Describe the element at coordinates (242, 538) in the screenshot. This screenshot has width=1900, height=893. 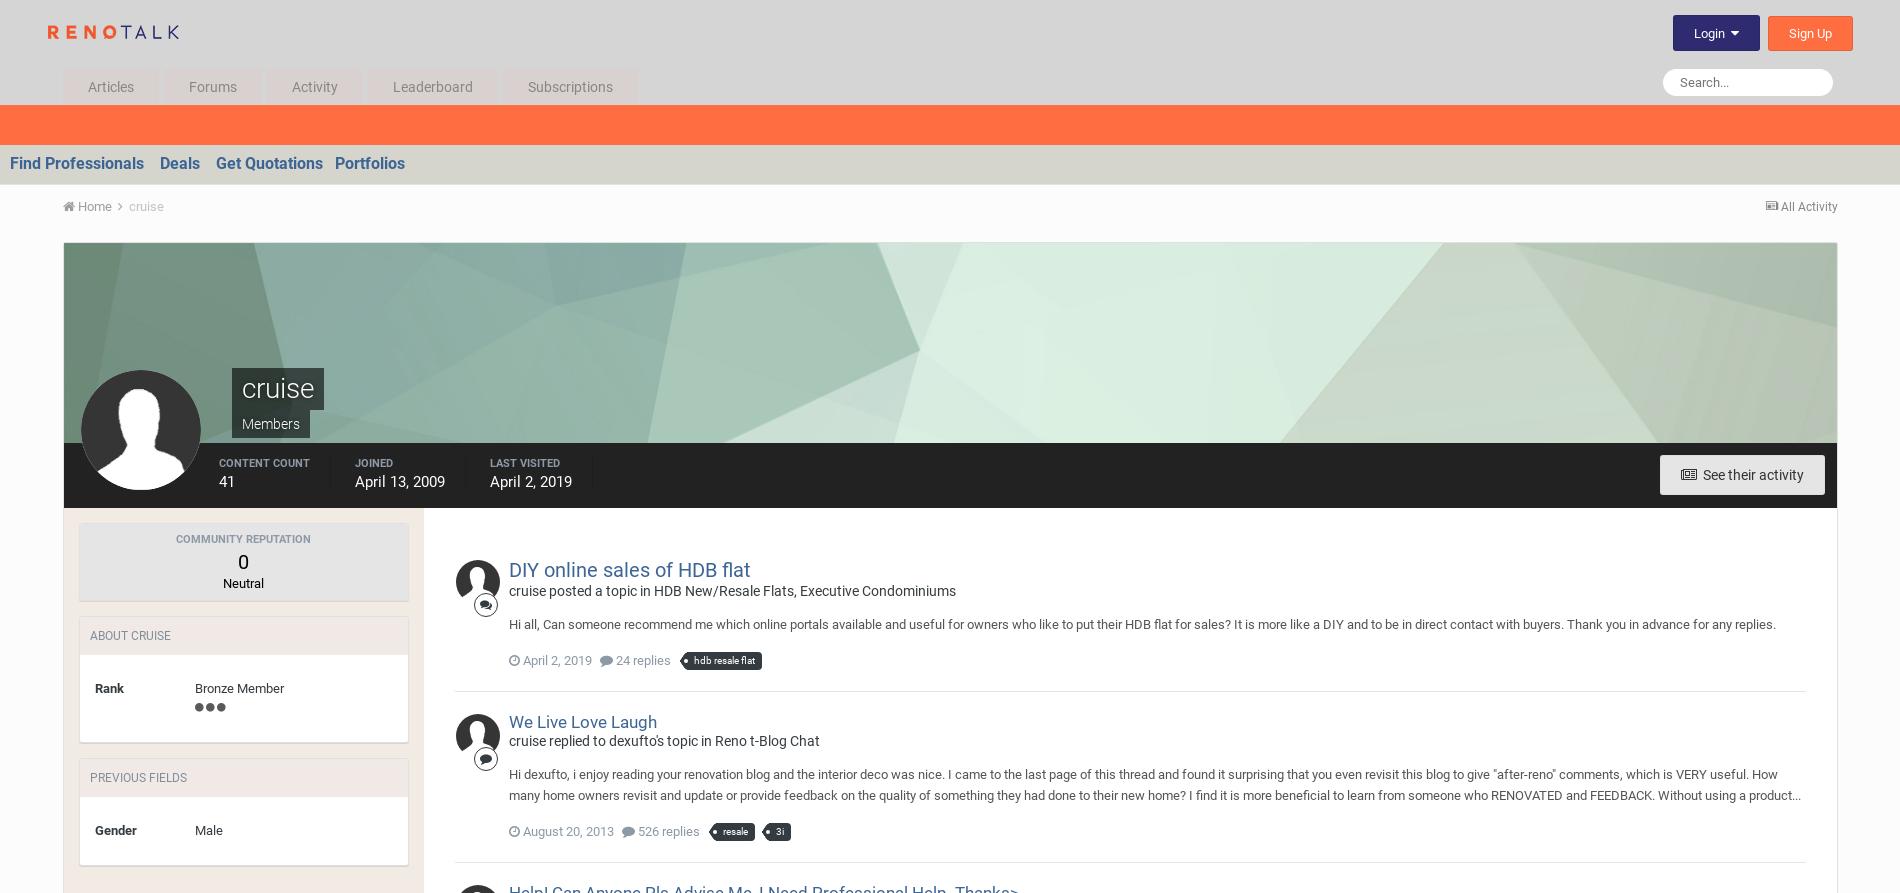
I see `'Community Reputation'` at that location.